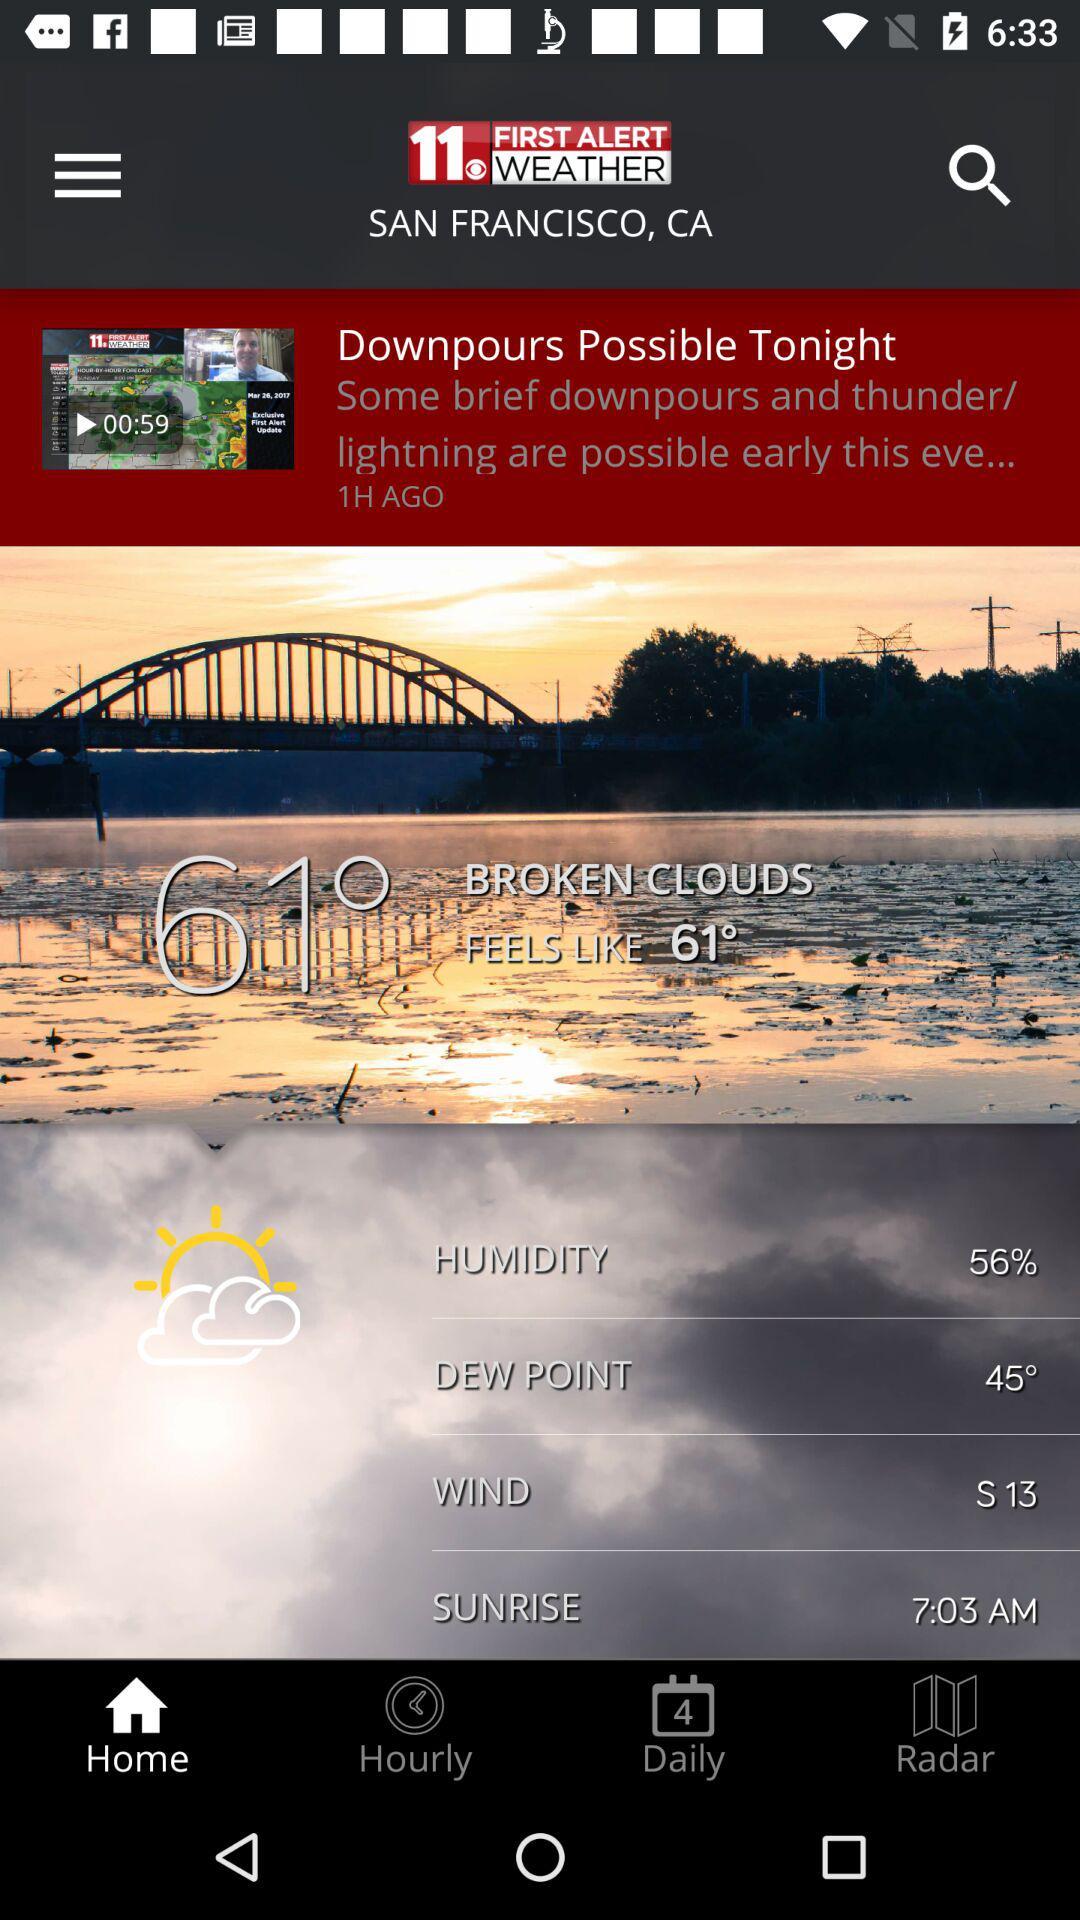  Describe the element at coordinates (135, 1726) in the screenshot. I see `the home` at that location.